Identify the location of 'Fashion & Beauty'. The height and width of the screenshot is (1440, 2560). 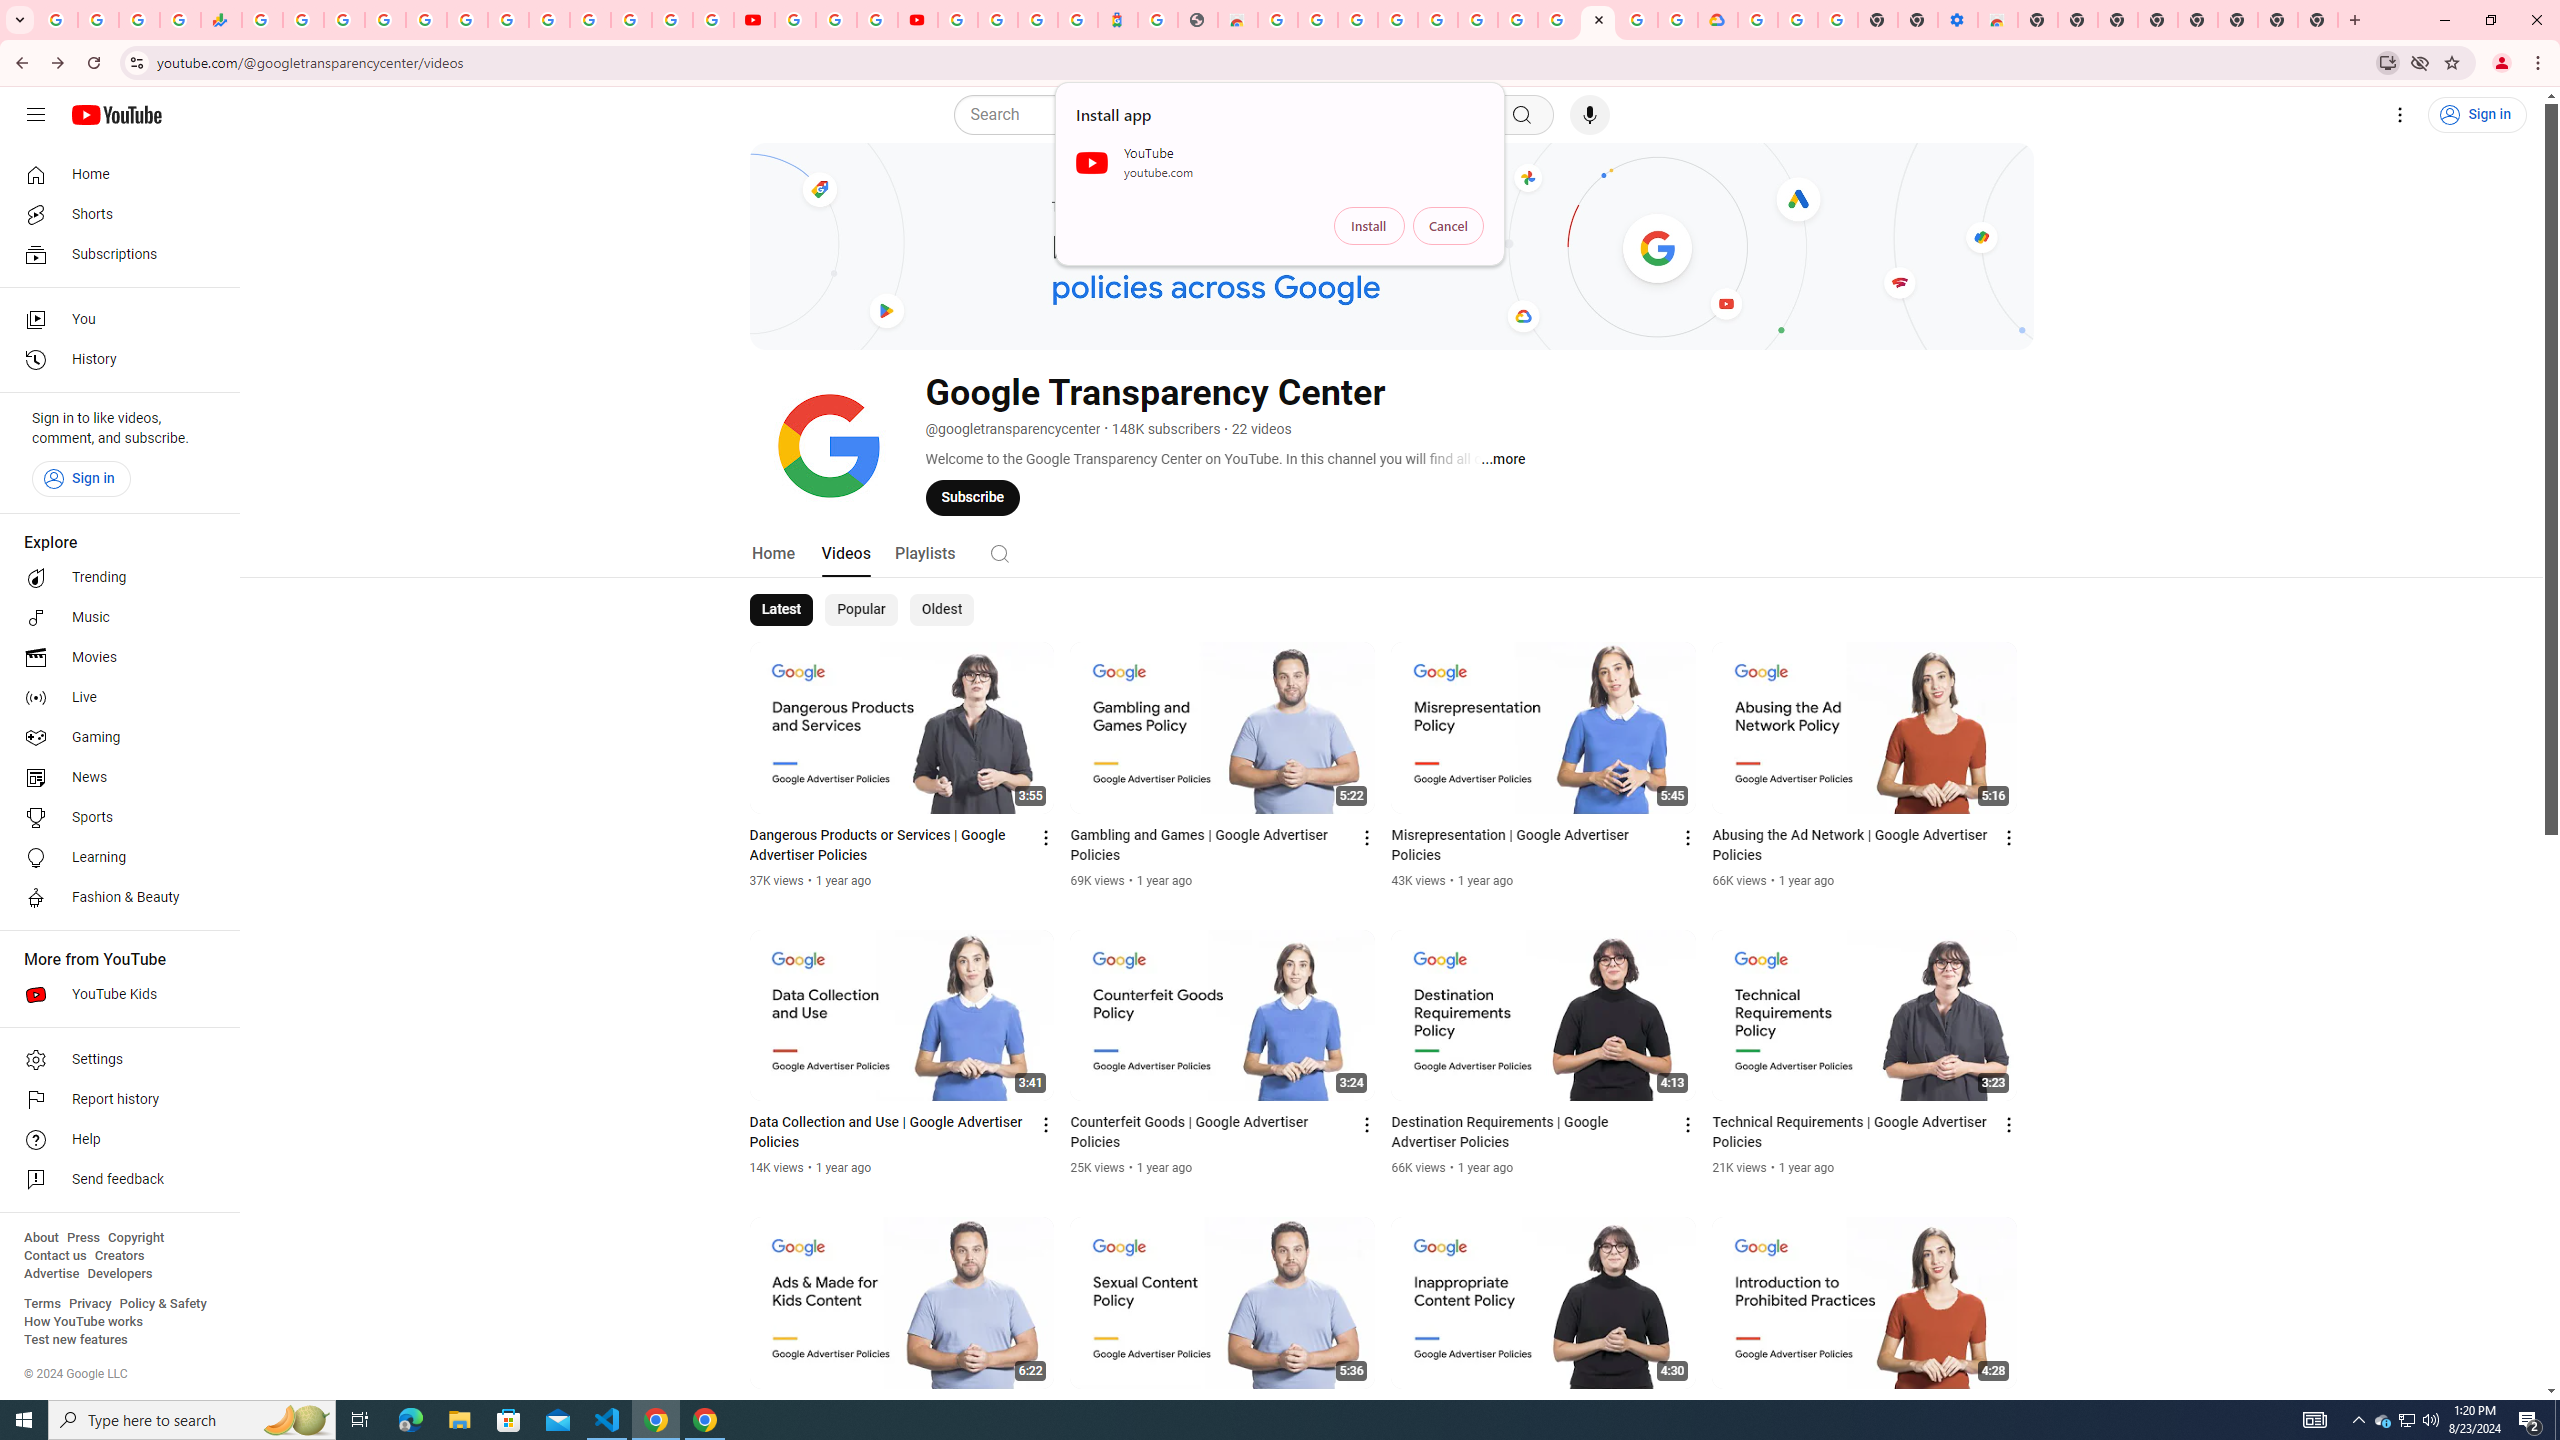
(113, 897).